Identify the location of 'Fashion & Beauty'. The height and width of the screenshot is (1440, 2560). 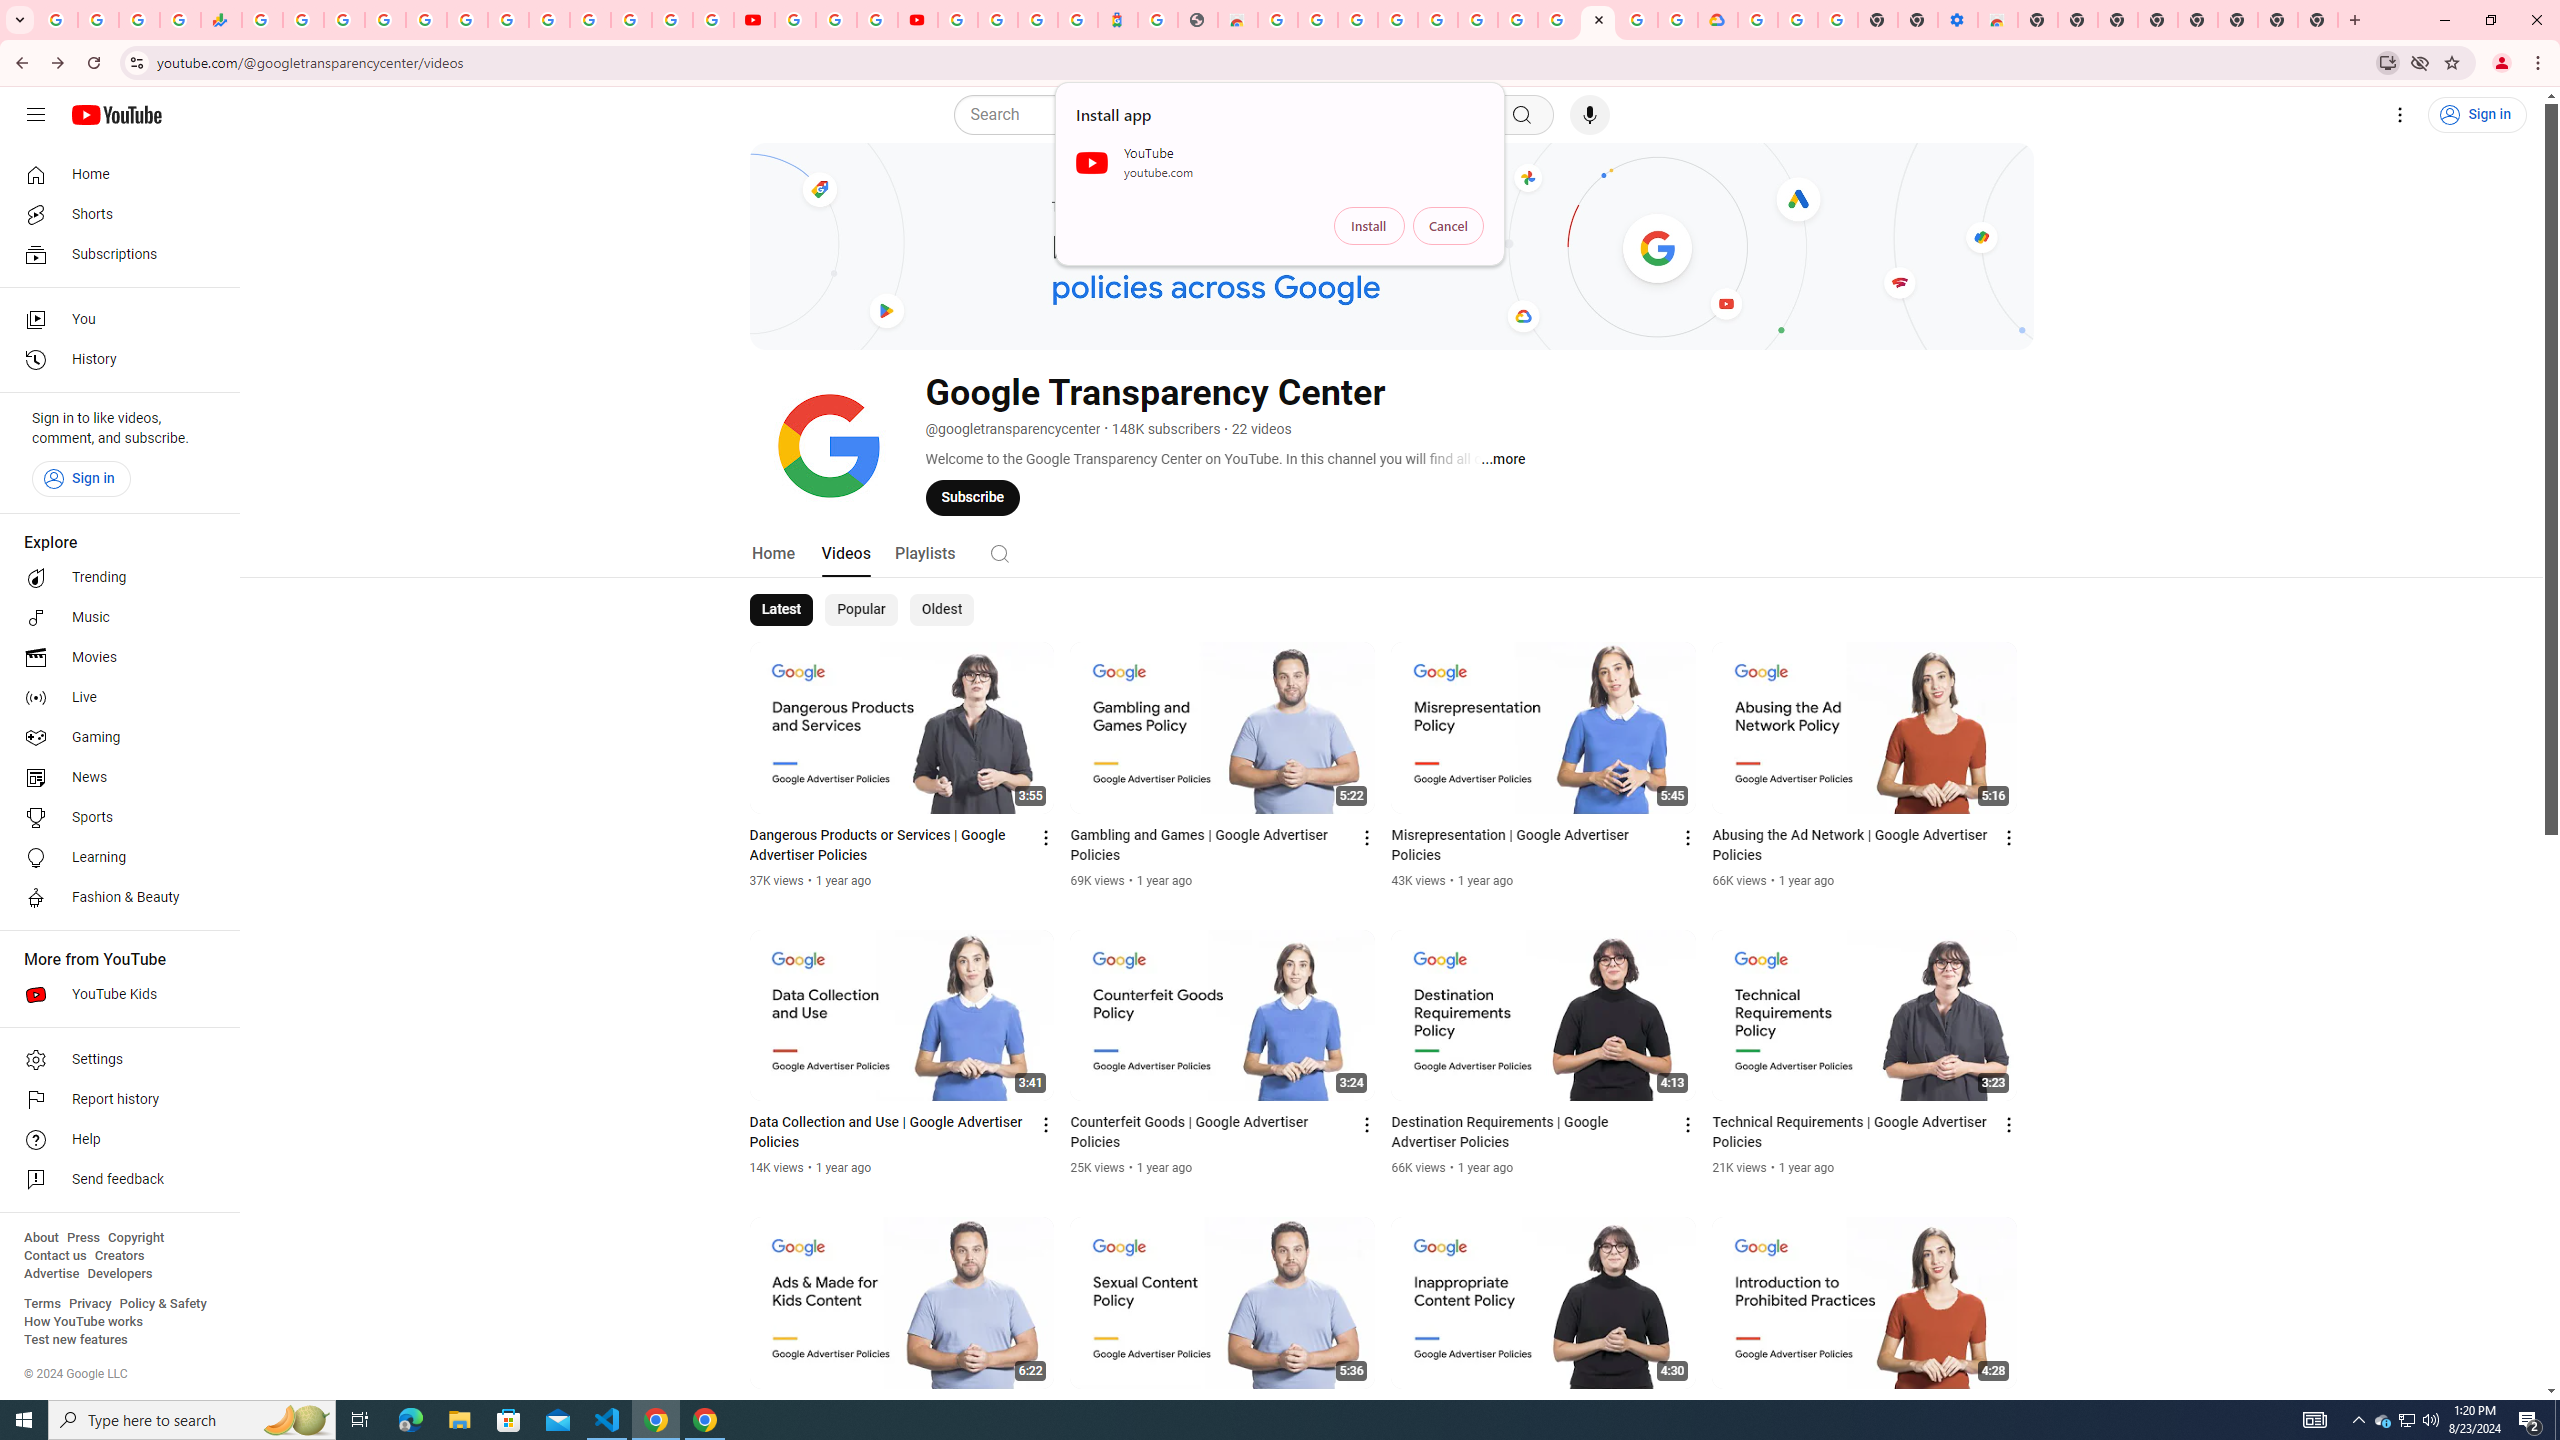
(113, 897).